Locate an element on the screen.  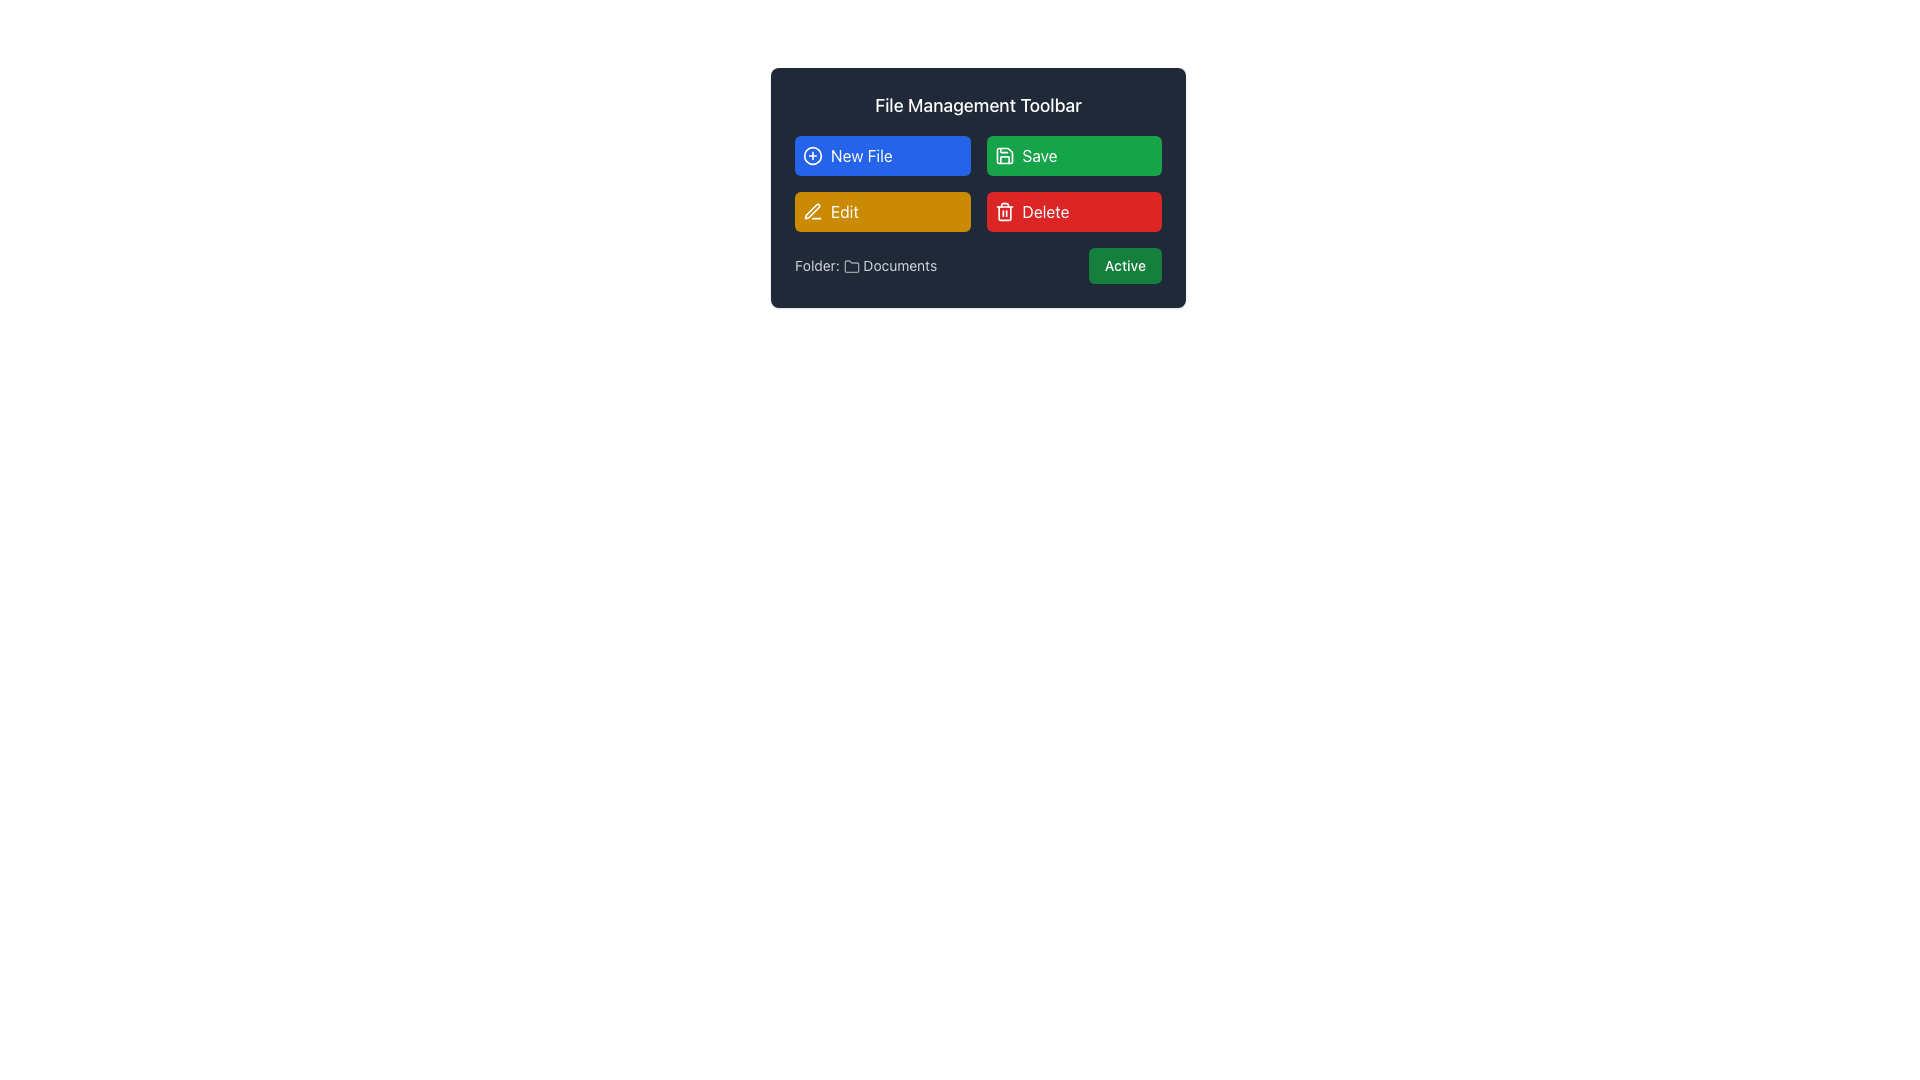
the save icon, which is the leftmost part of the 'Save' button located to the right of the 'New File' button and above the 'Delete' button in the toolbar is located at coordinates (1004, 154).